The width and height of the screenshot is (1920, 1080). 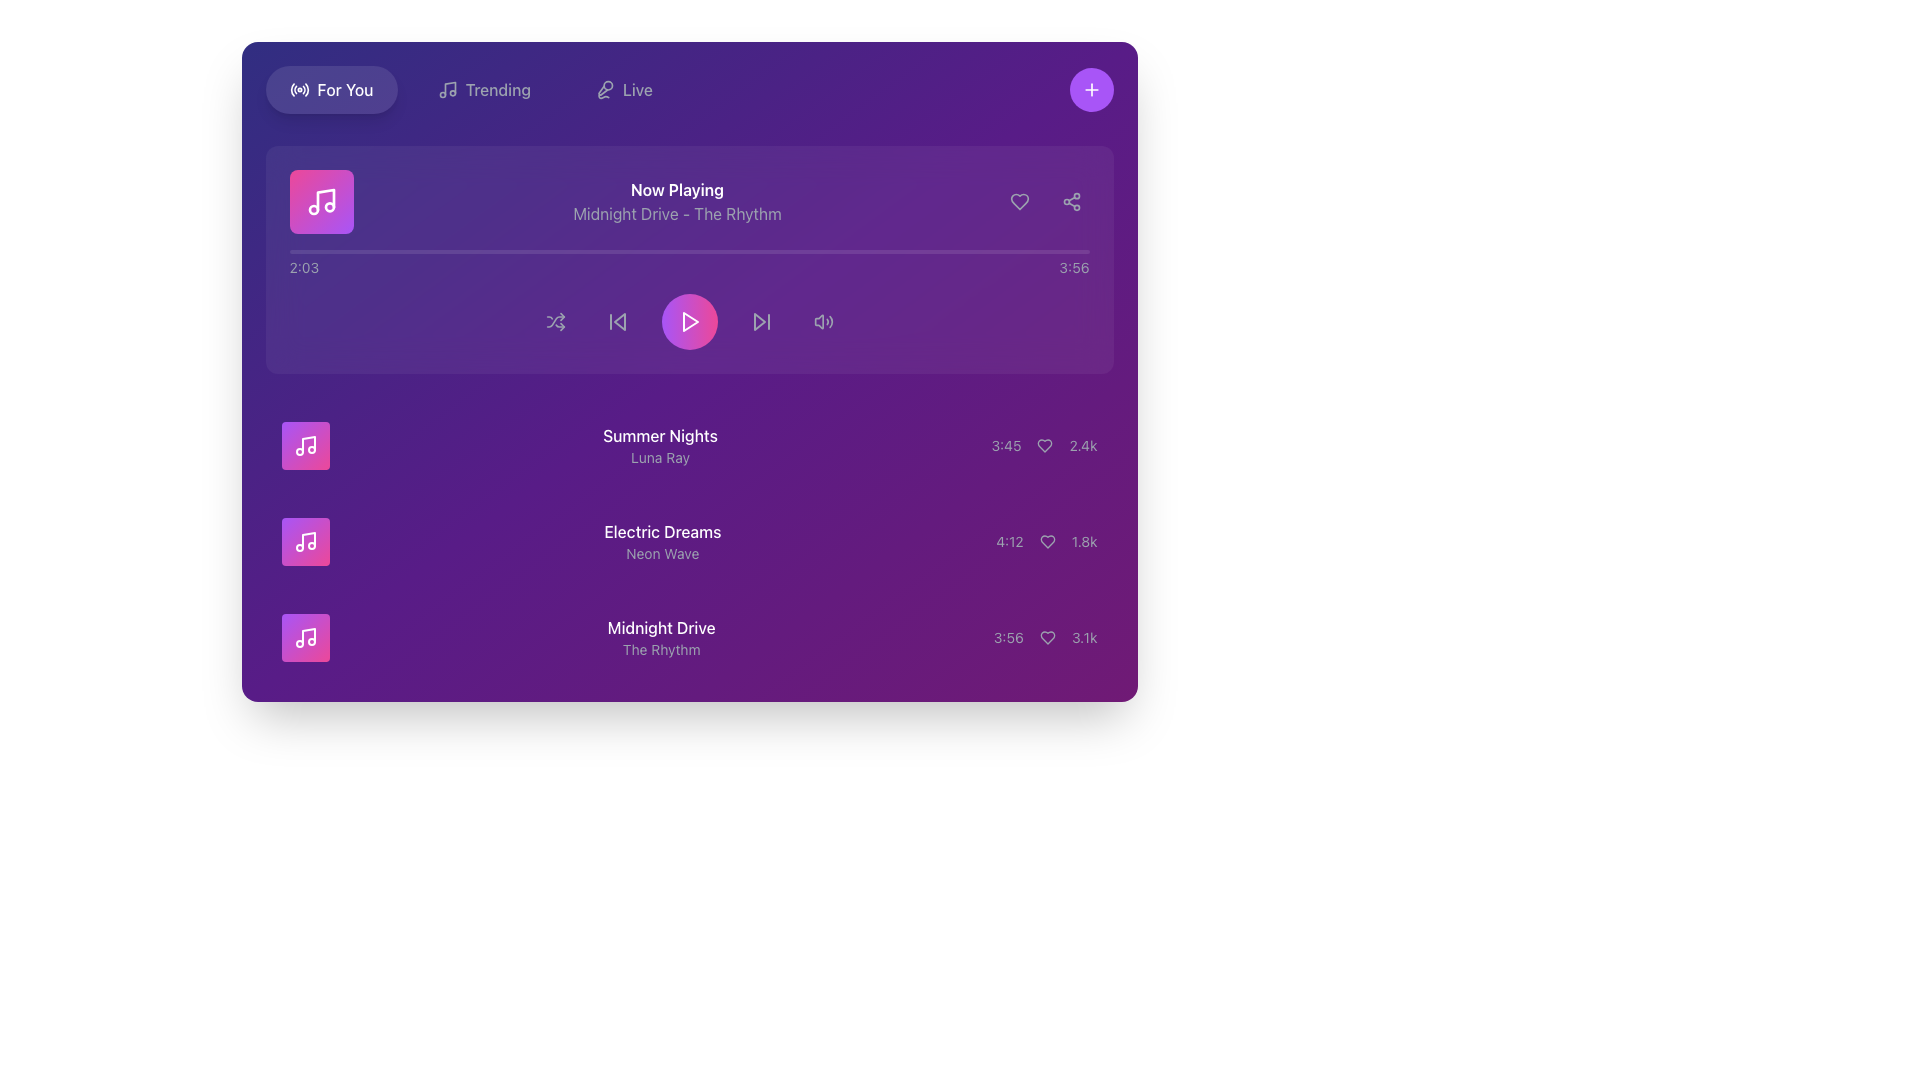 What do you see at coordinates (304, 542) in the screenshot?
I see `the icon representing the music track 'Electric Dreams' in the music track list interface, which is the third icon in the vertical list of tracks` at bounding box center [304, 542].